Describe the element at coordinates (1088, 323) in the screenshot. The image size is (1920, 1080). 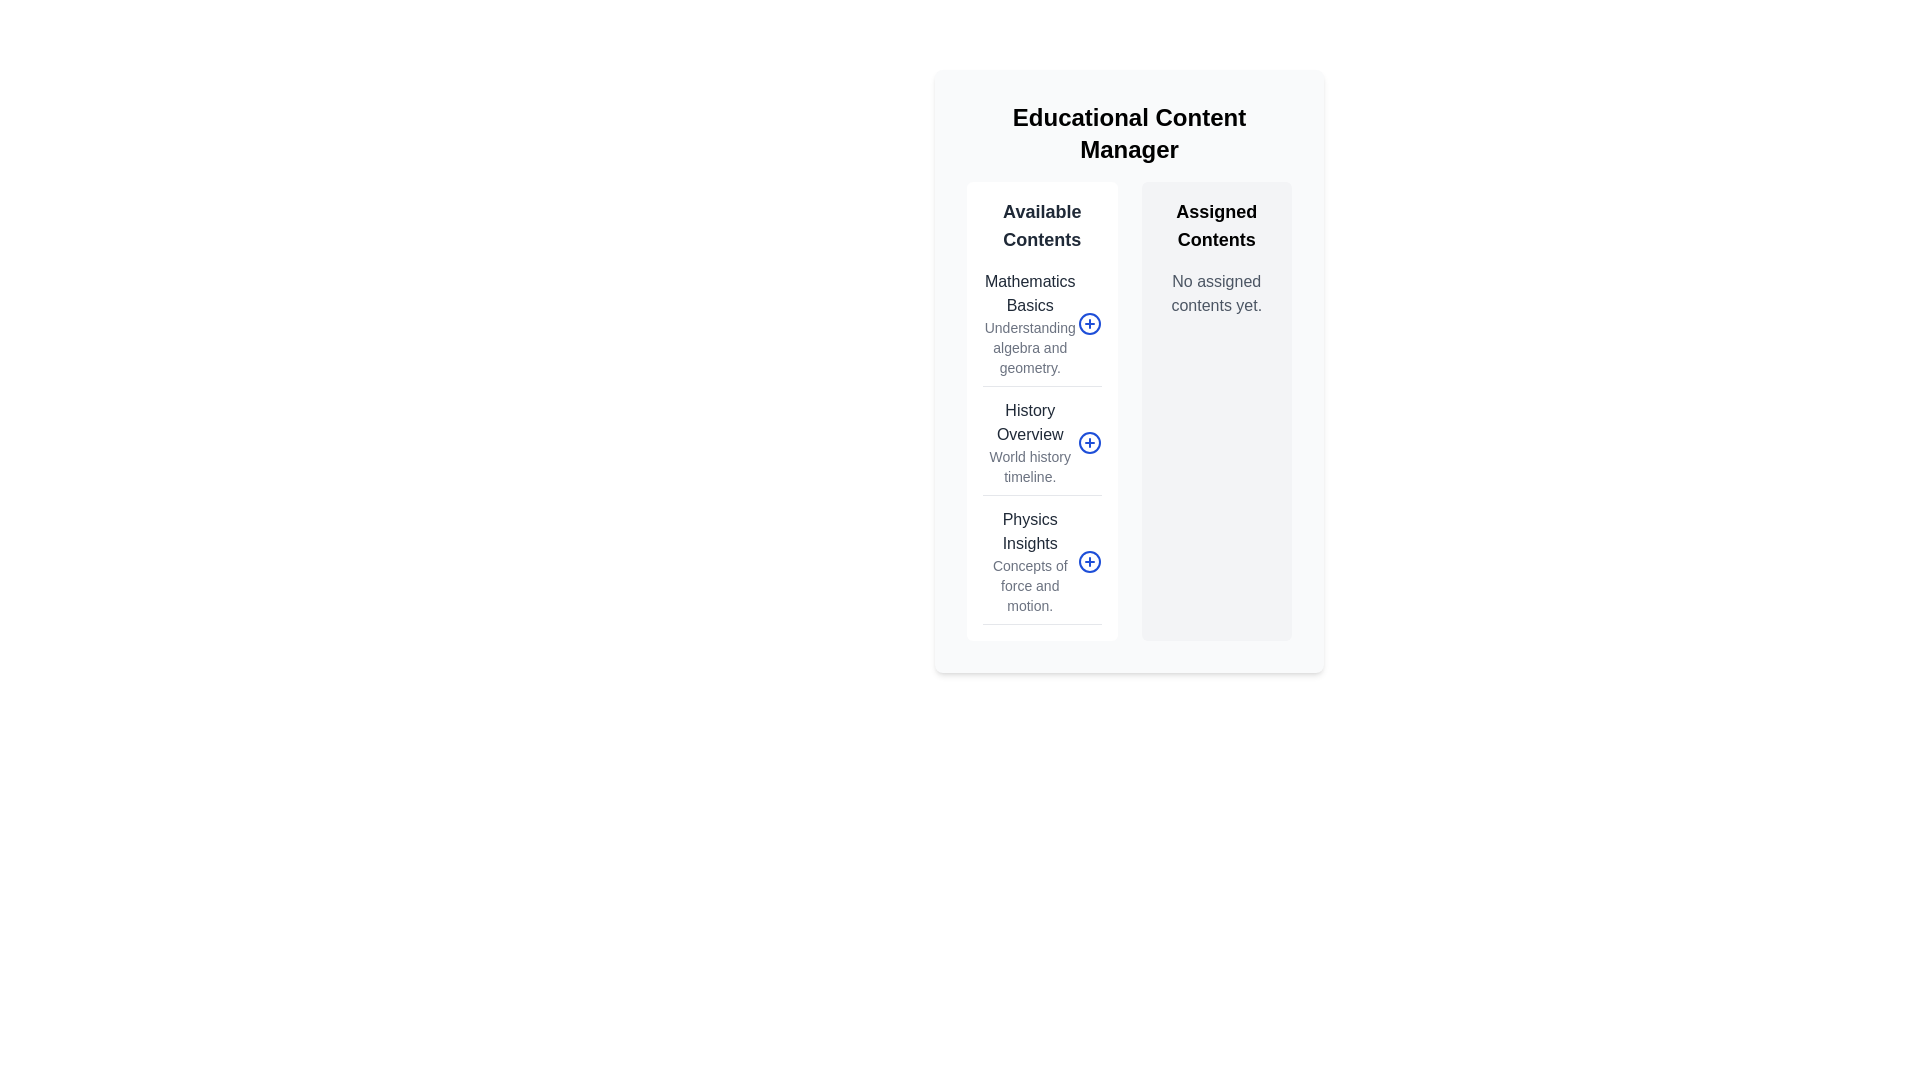
I see `the interactive button with an icon located to the right of the 'Mathematics Basics' text` at that location.